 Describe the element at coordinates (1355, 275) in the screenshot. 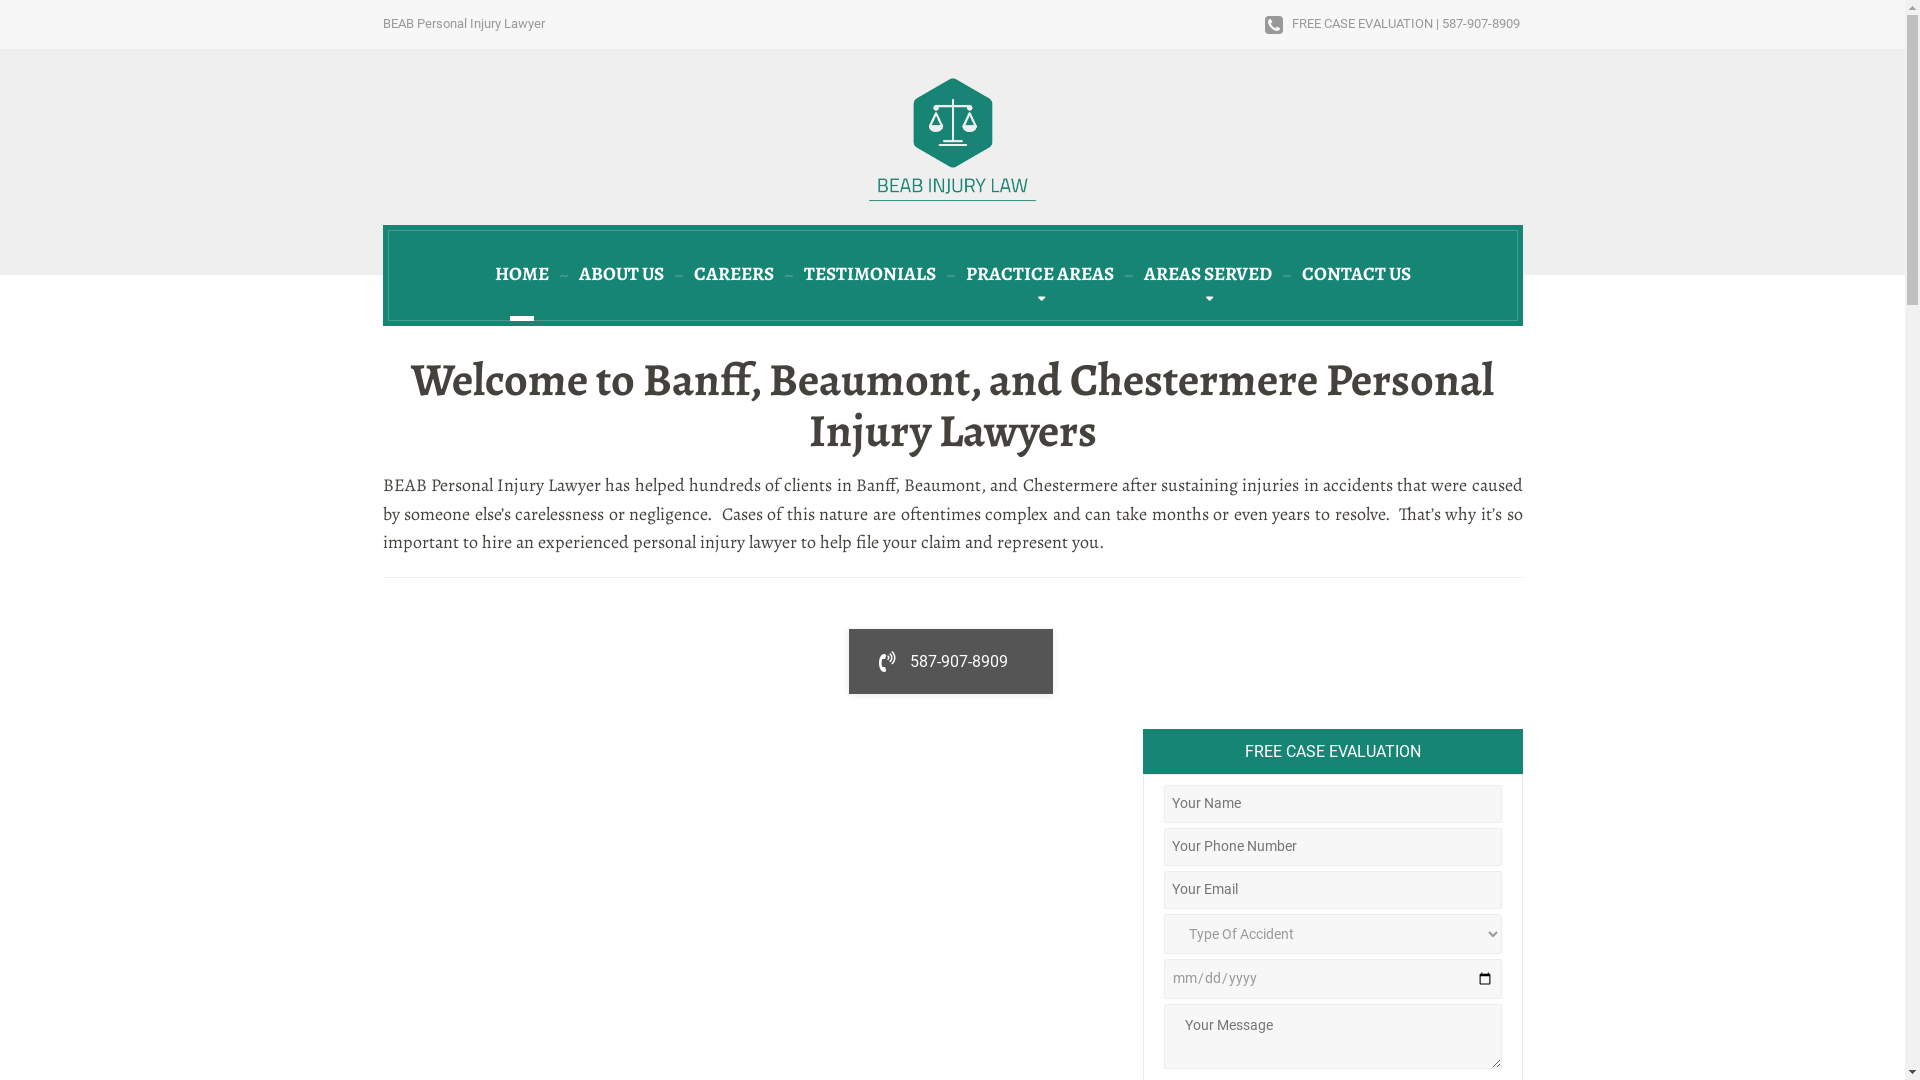

I see `'CONTACT US'` at that location.